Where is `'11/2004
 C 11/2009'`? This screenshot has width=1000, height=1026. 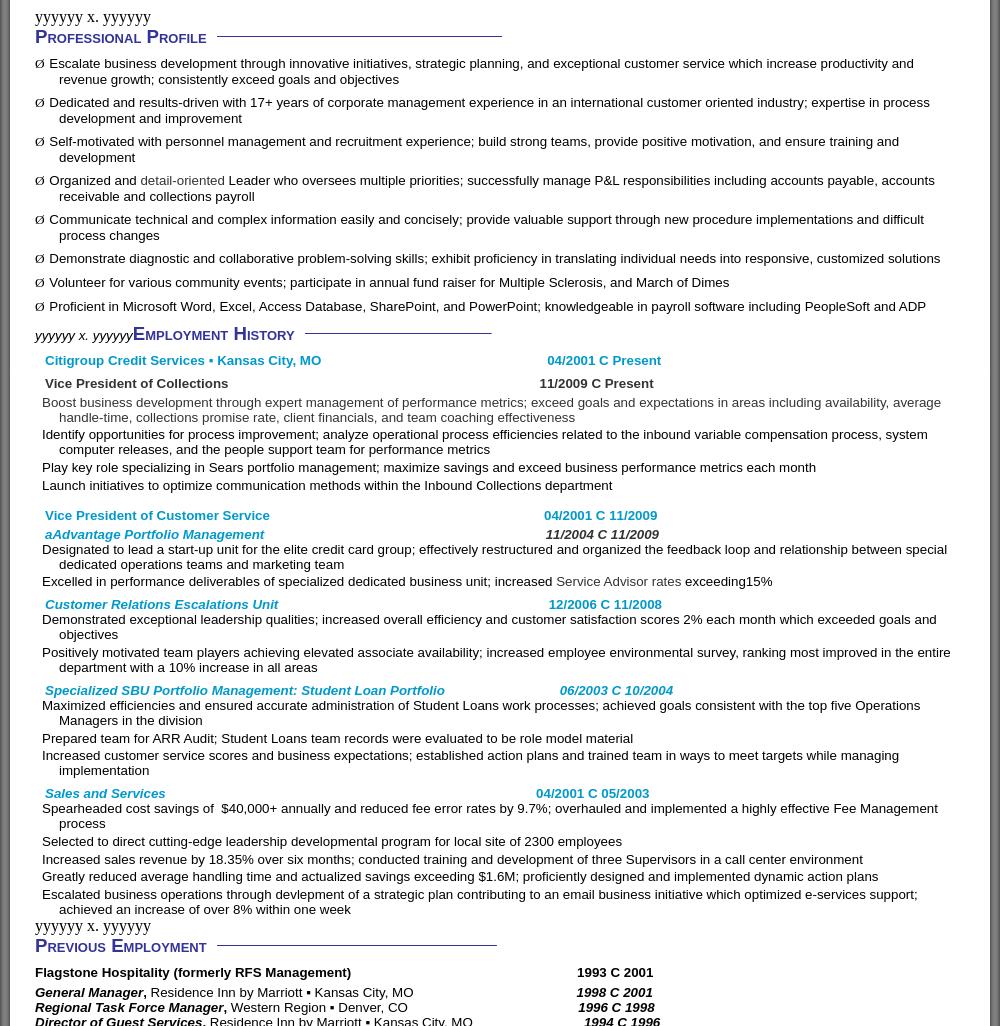 '11/2004
 C 11/2009' is located at coordinates (601, 533).